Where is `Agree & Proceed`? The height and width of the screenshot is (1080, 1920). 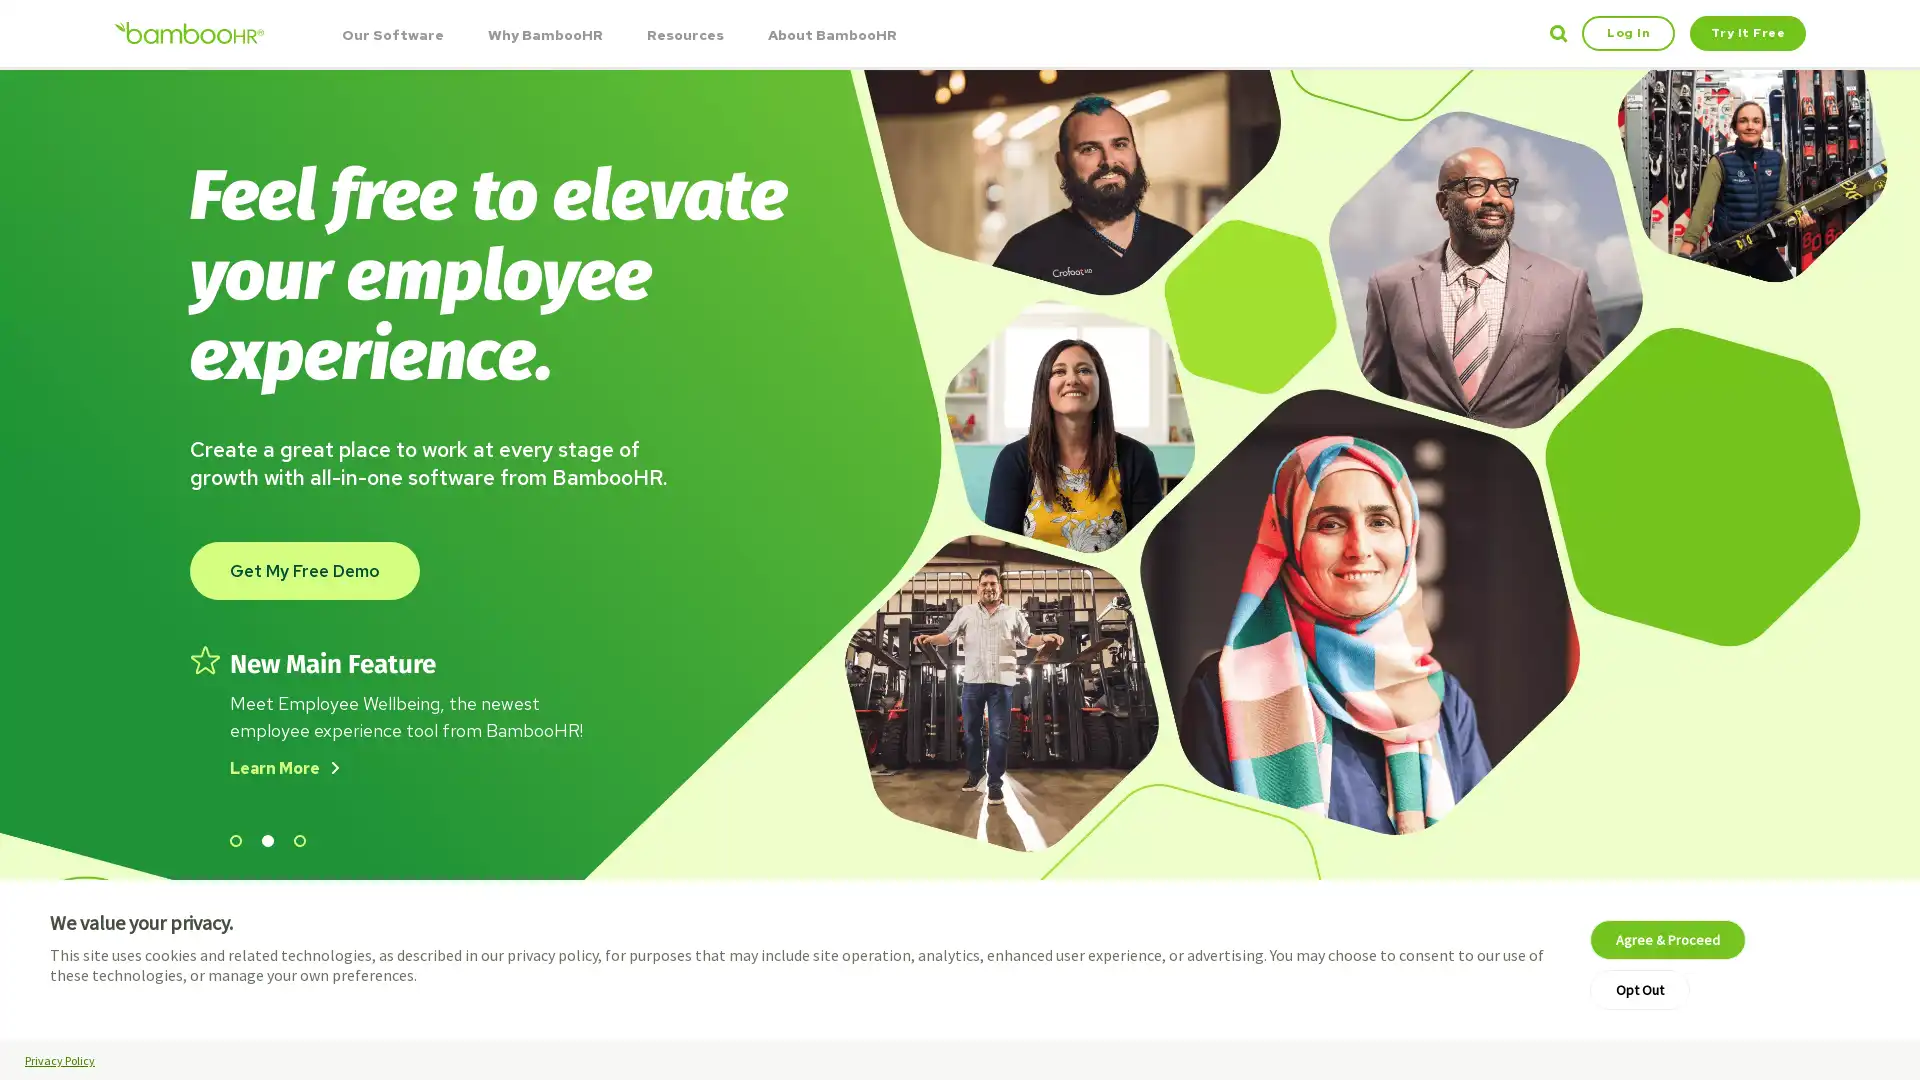 Agree & Proceed is located at coordinates (1668, 940).